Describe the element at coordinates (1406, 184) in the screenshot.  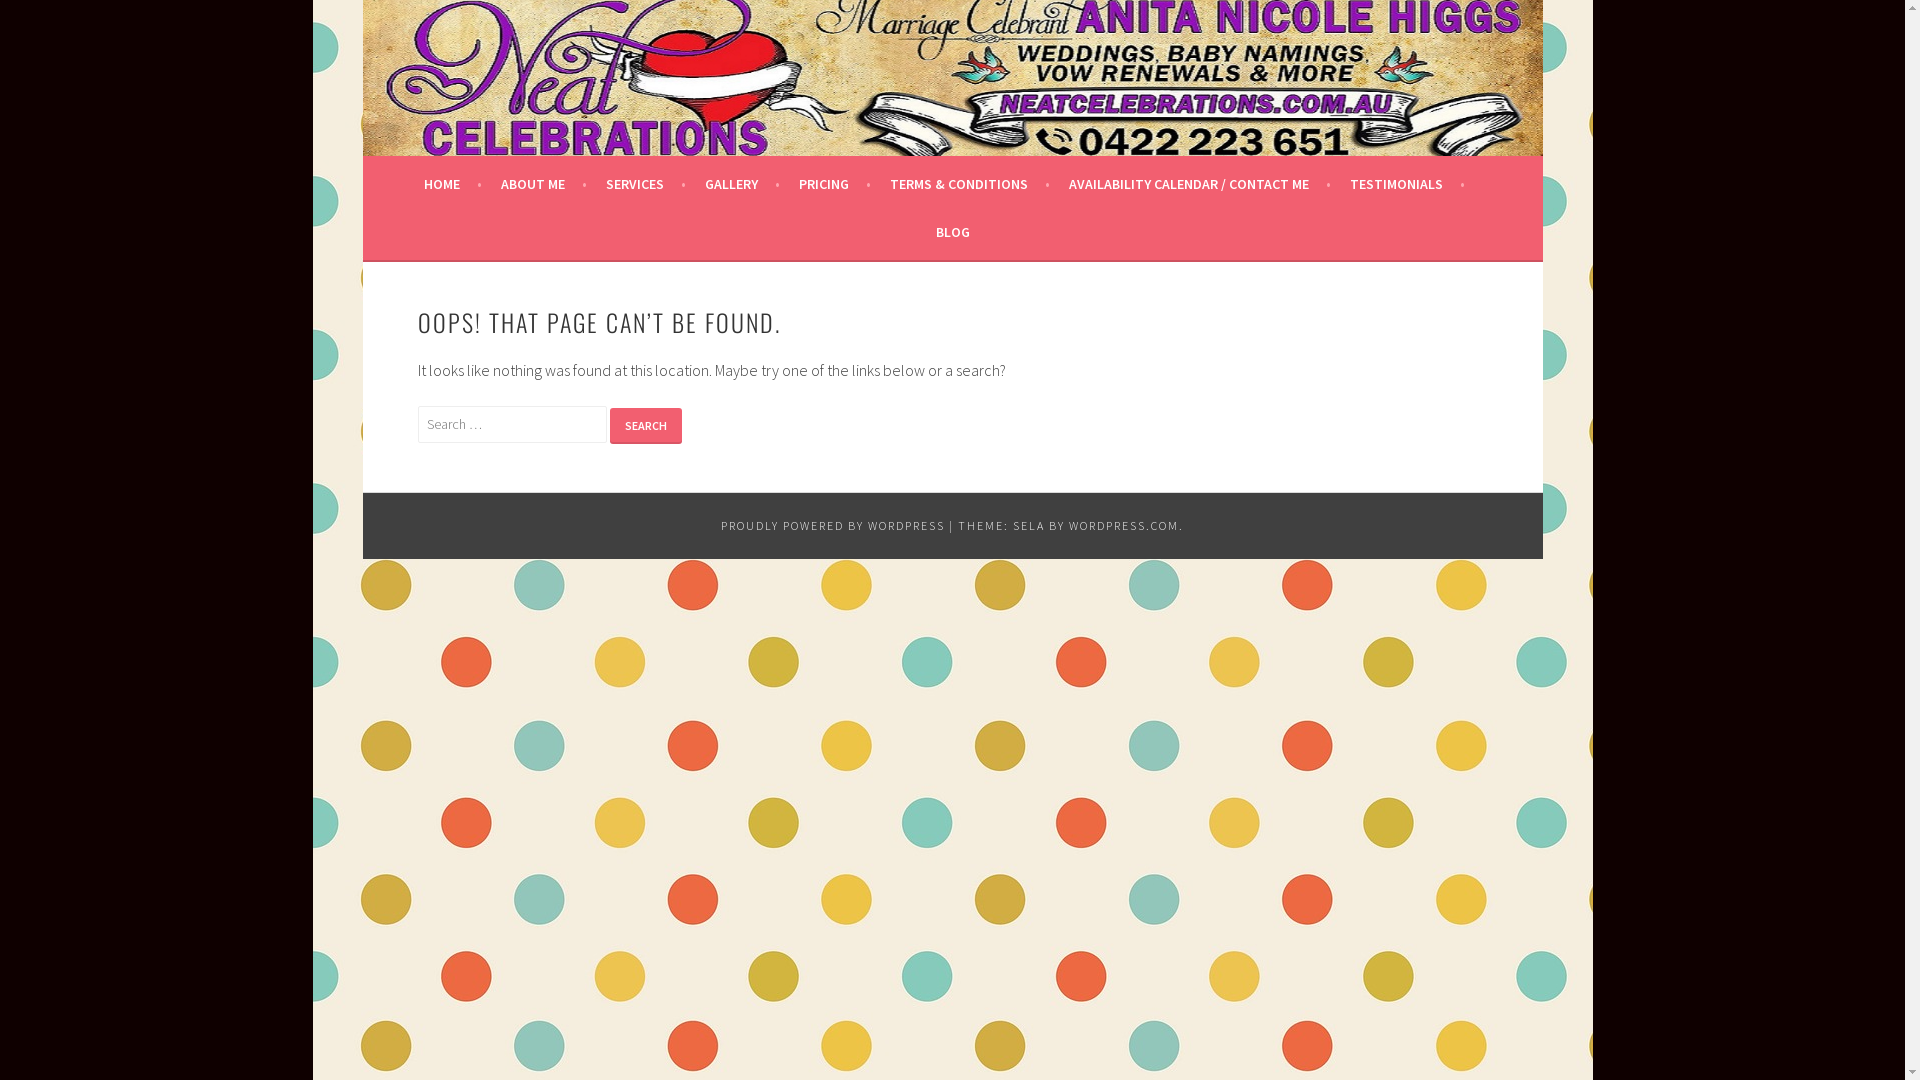
I see `'TESTIMONIALS'` at that location.